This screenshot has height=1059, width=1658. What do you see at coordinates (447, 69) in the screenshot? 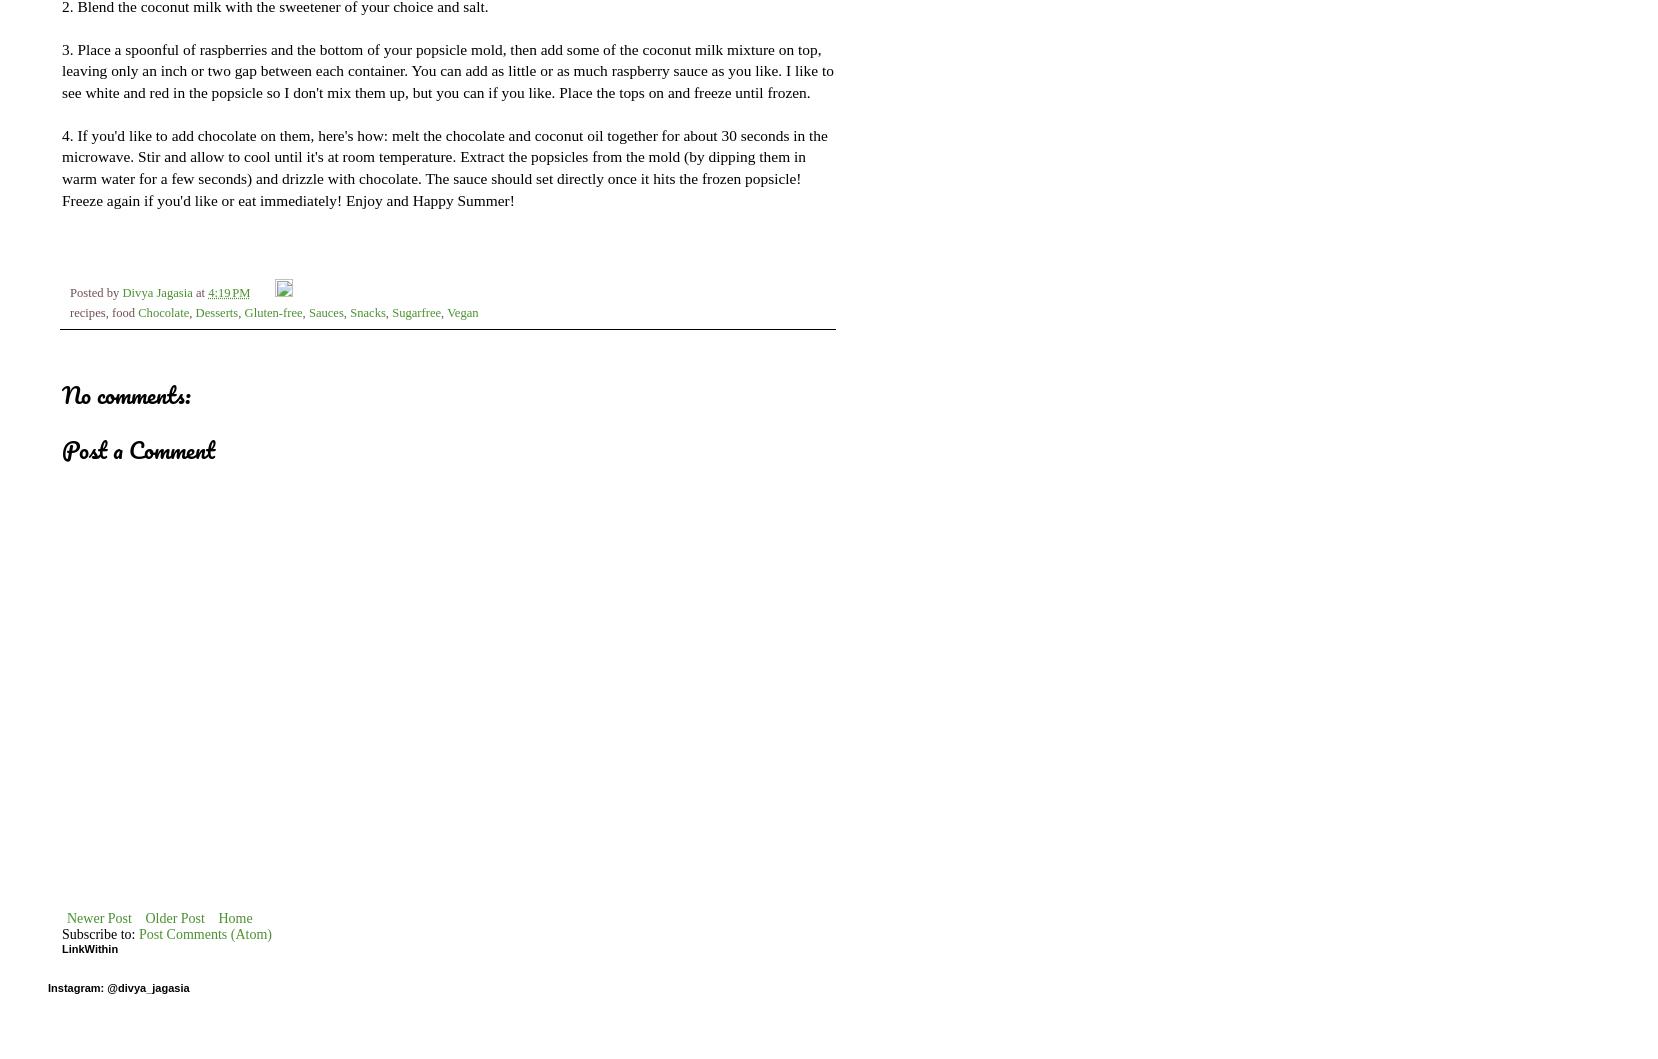
I see `'3. Place a spoonful of raspberries and the bottom of your popsicle mold, then add some of the coconut milk mixture on top, leaving only an inch or two gap between each container. You can add as little or as much raspberry sauce as you like. I like to see white and red in the popsicle so I don't mix them up, but you can if you like. Place the tops on and freeze until frozen.'` at bounding box center [447, 69].